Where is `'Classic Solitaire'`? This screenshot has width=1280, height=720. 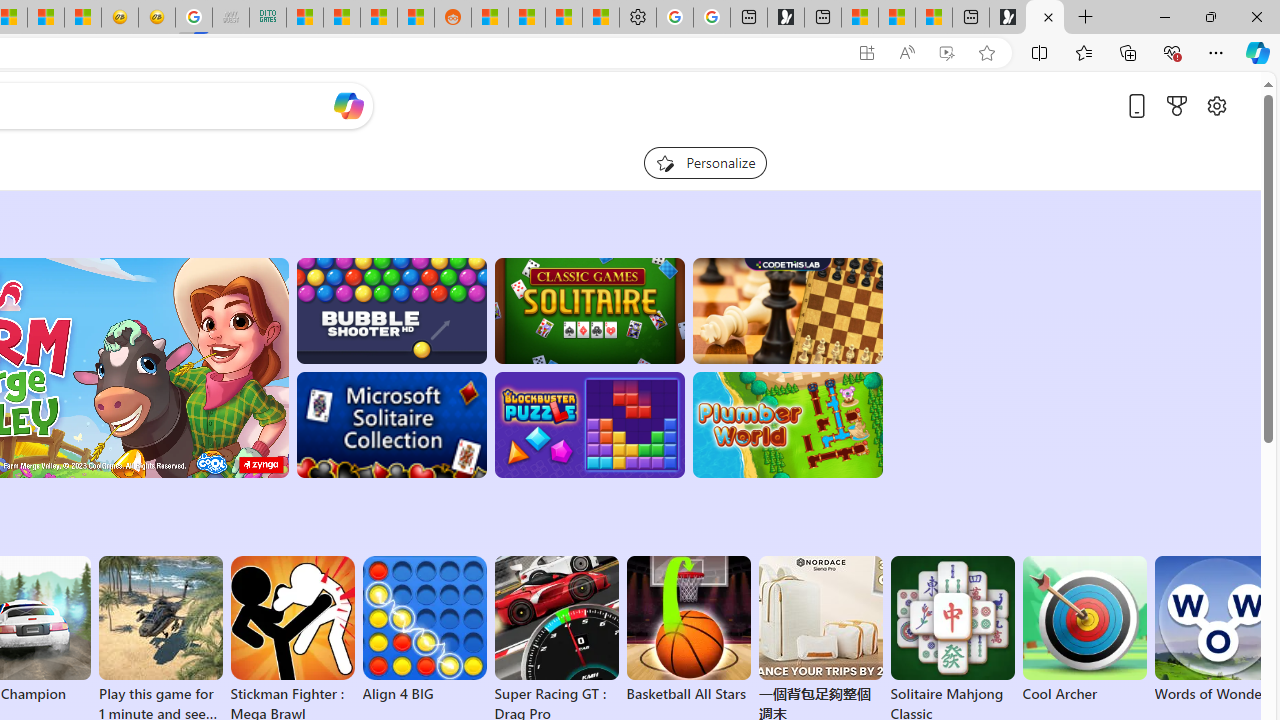
'Classic Solitaire' is located at coordinates (588, 311).